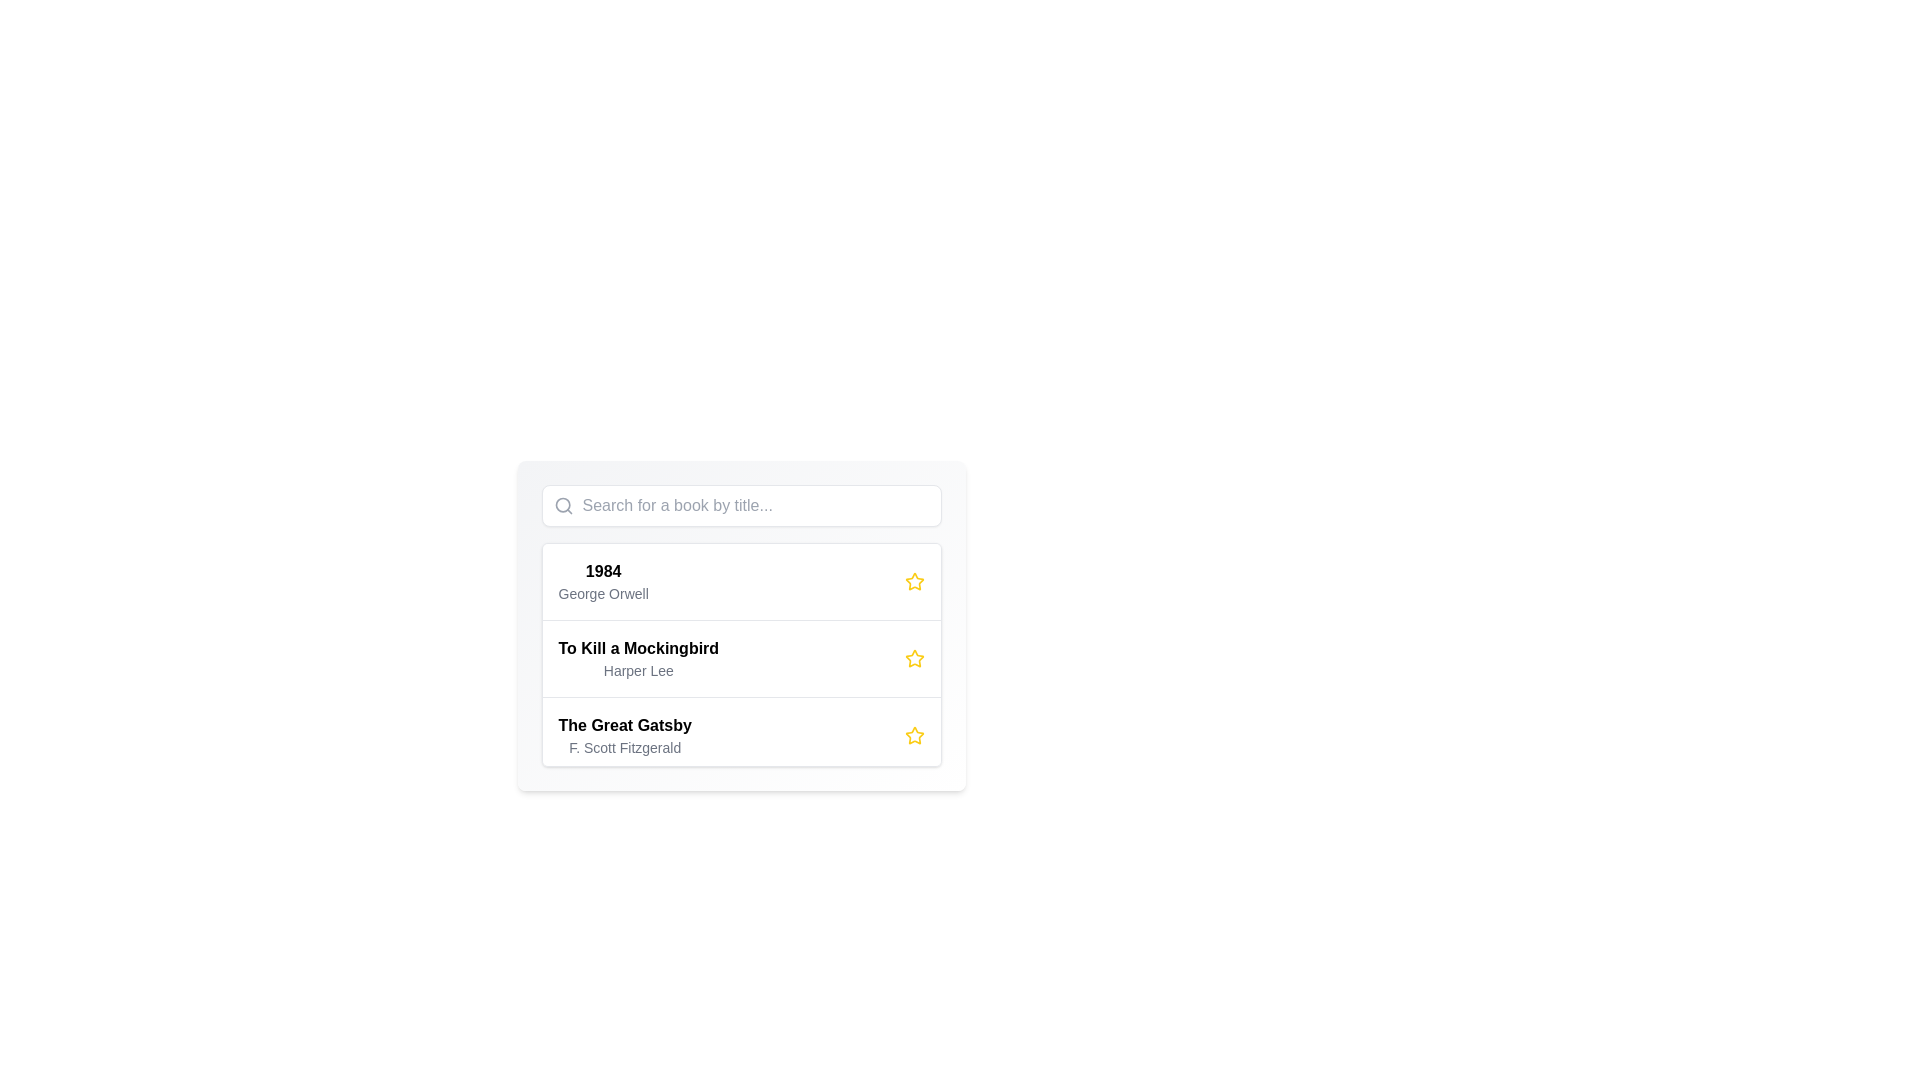  What do you see at coordinates (562, 504) in the screenshot?
I see `the search icon element, which is a gray magnifying glass located inside the input field on the left side next to the placeholder text 'Search for a book by title...'` at bounding box center [562, 504].